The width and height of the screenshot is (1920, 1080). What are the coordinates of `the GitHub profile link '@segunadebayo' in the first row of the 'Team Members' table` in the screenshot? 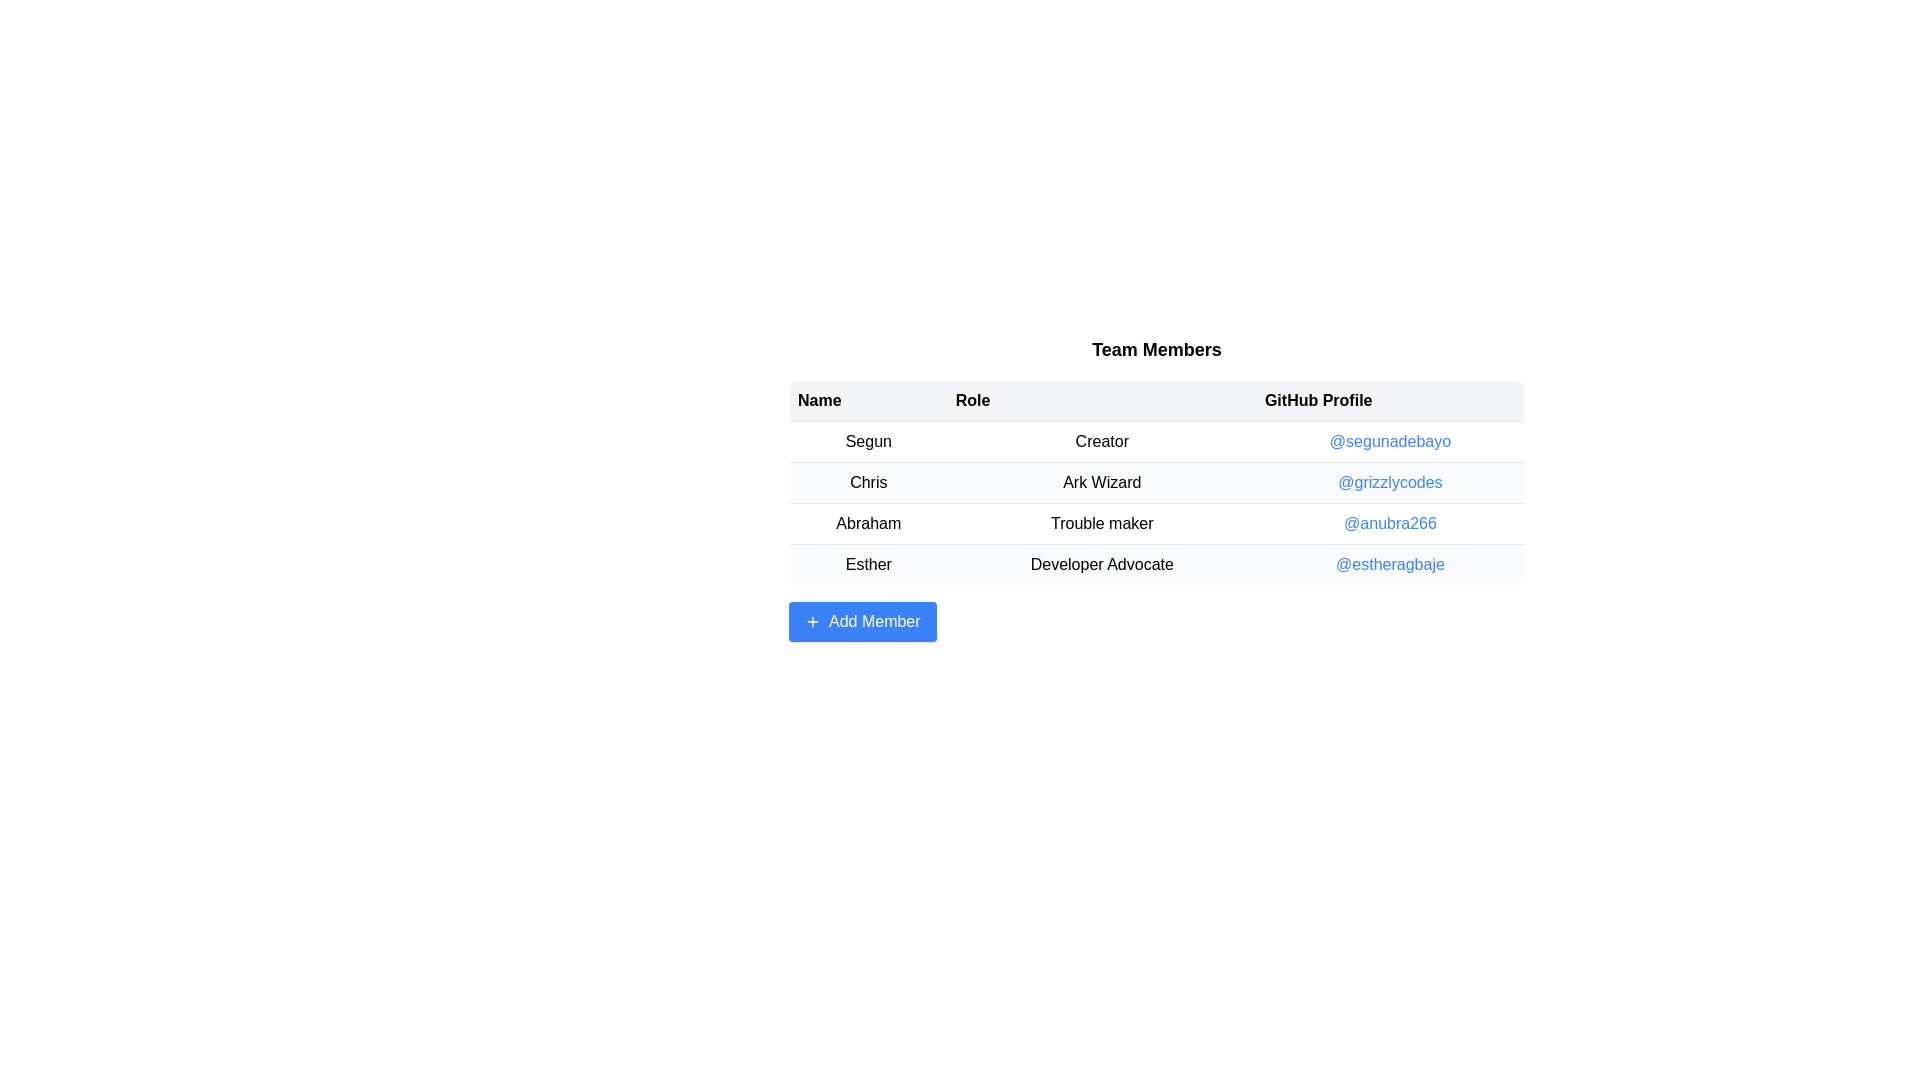 It's located at (1156, 441).